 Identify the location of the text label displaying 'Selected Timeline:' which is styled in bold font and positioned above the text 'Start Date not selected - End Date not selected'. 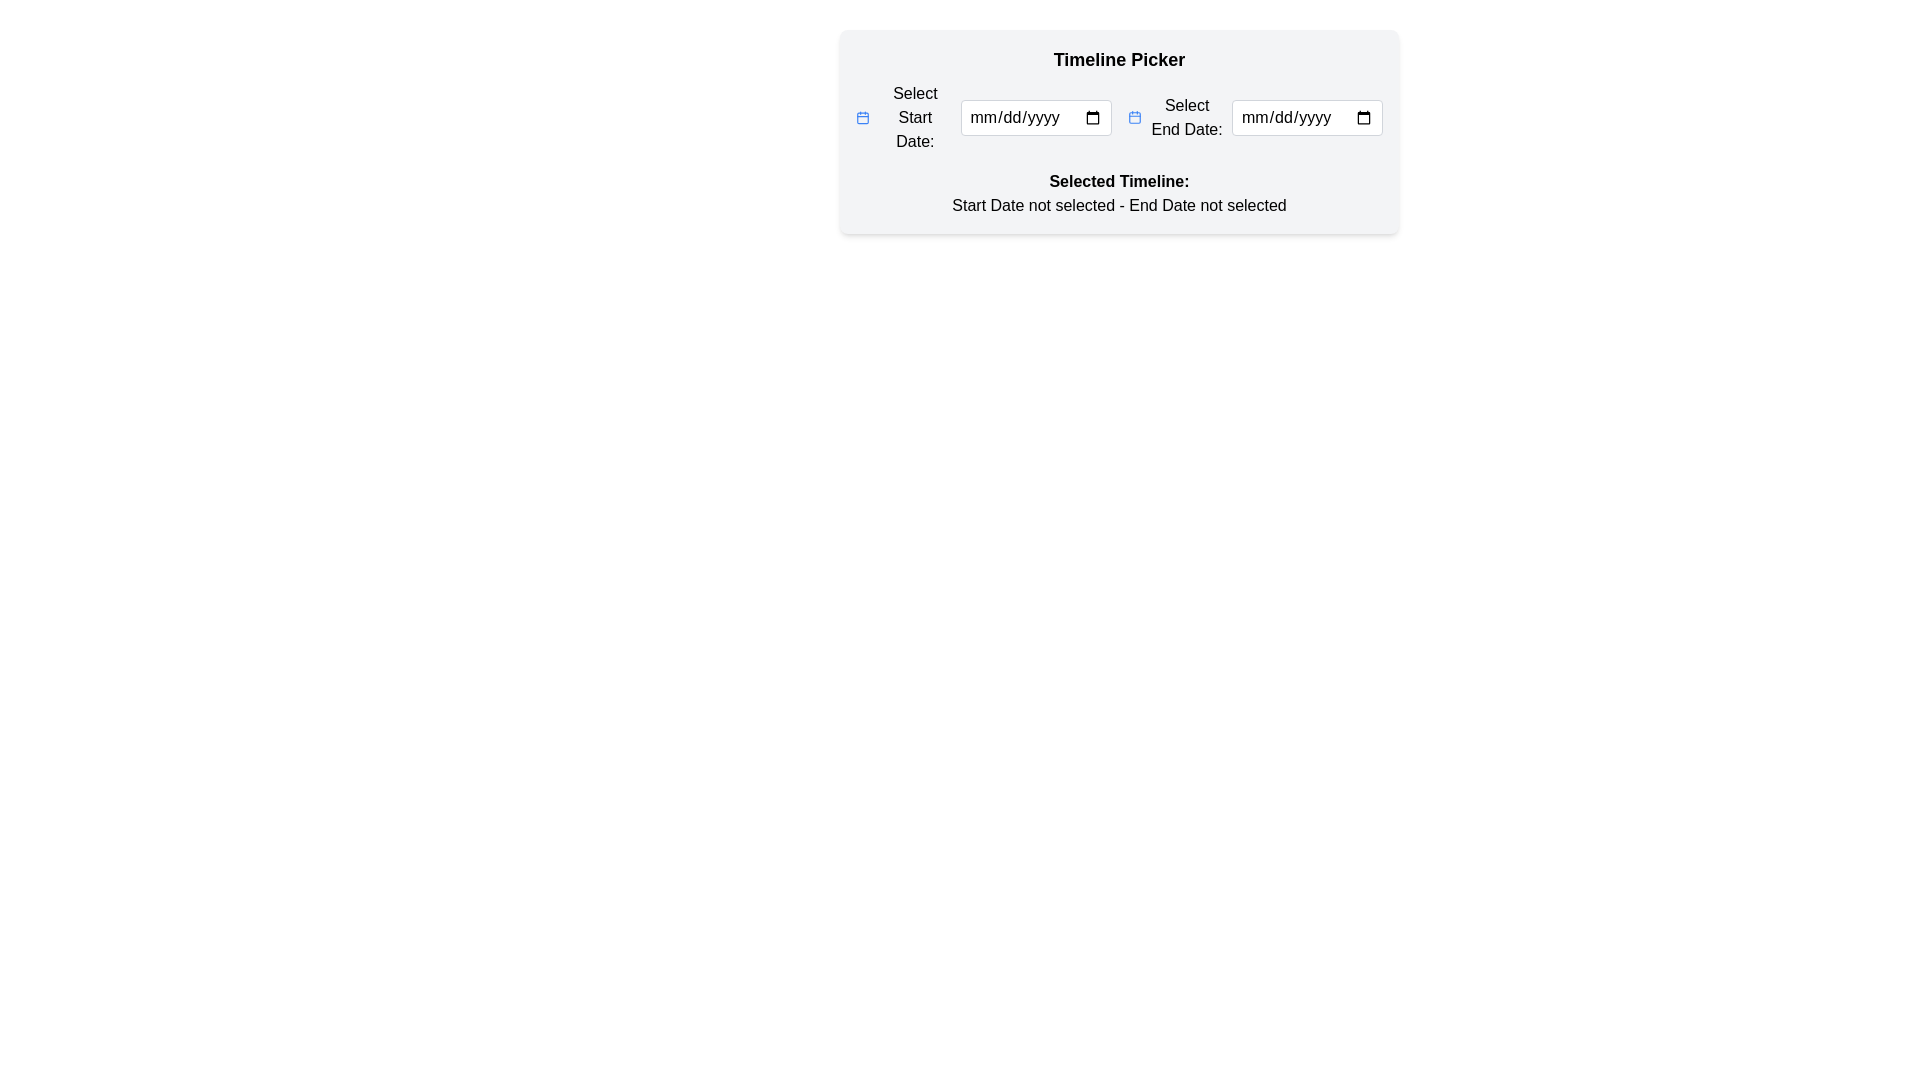
(1118, 181).